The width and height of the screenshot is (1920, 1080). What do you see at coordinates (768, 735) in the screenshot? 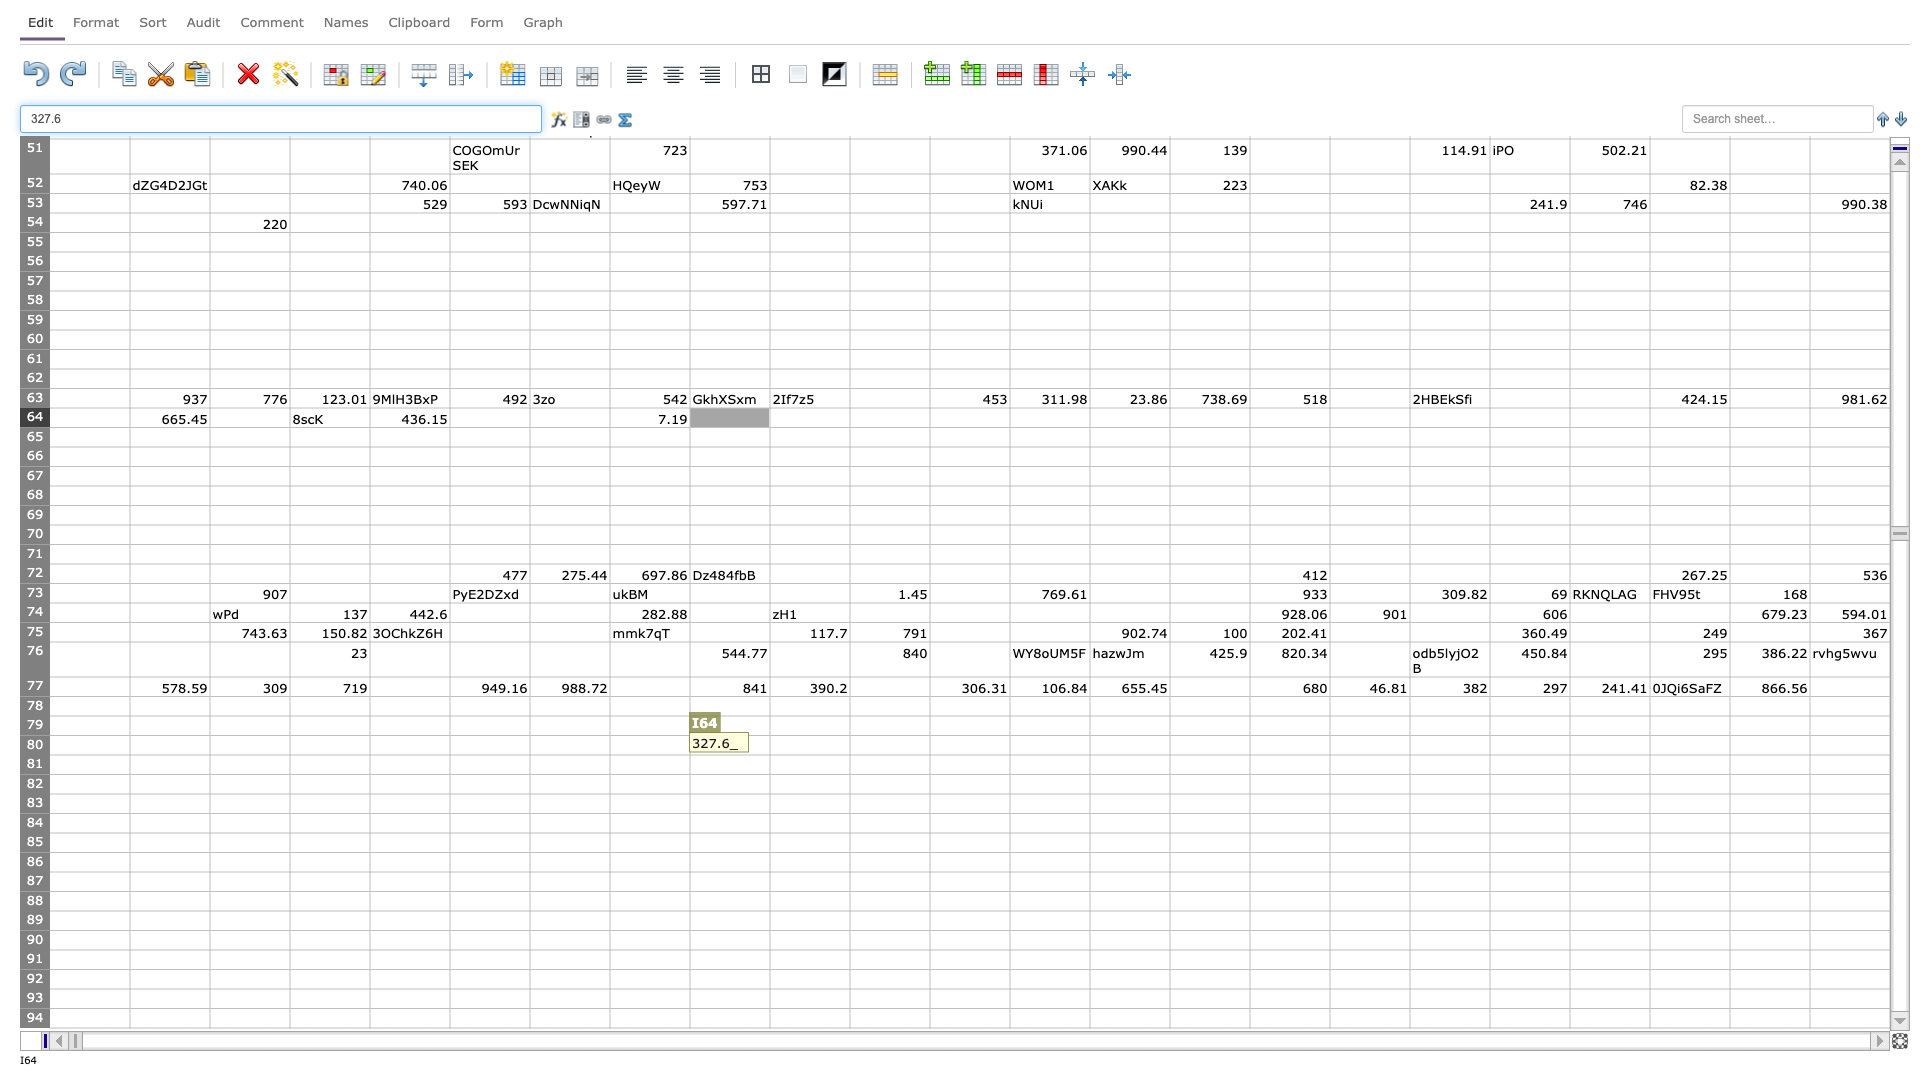
I see `top left corner of J80` at bounding box center [768, 735].